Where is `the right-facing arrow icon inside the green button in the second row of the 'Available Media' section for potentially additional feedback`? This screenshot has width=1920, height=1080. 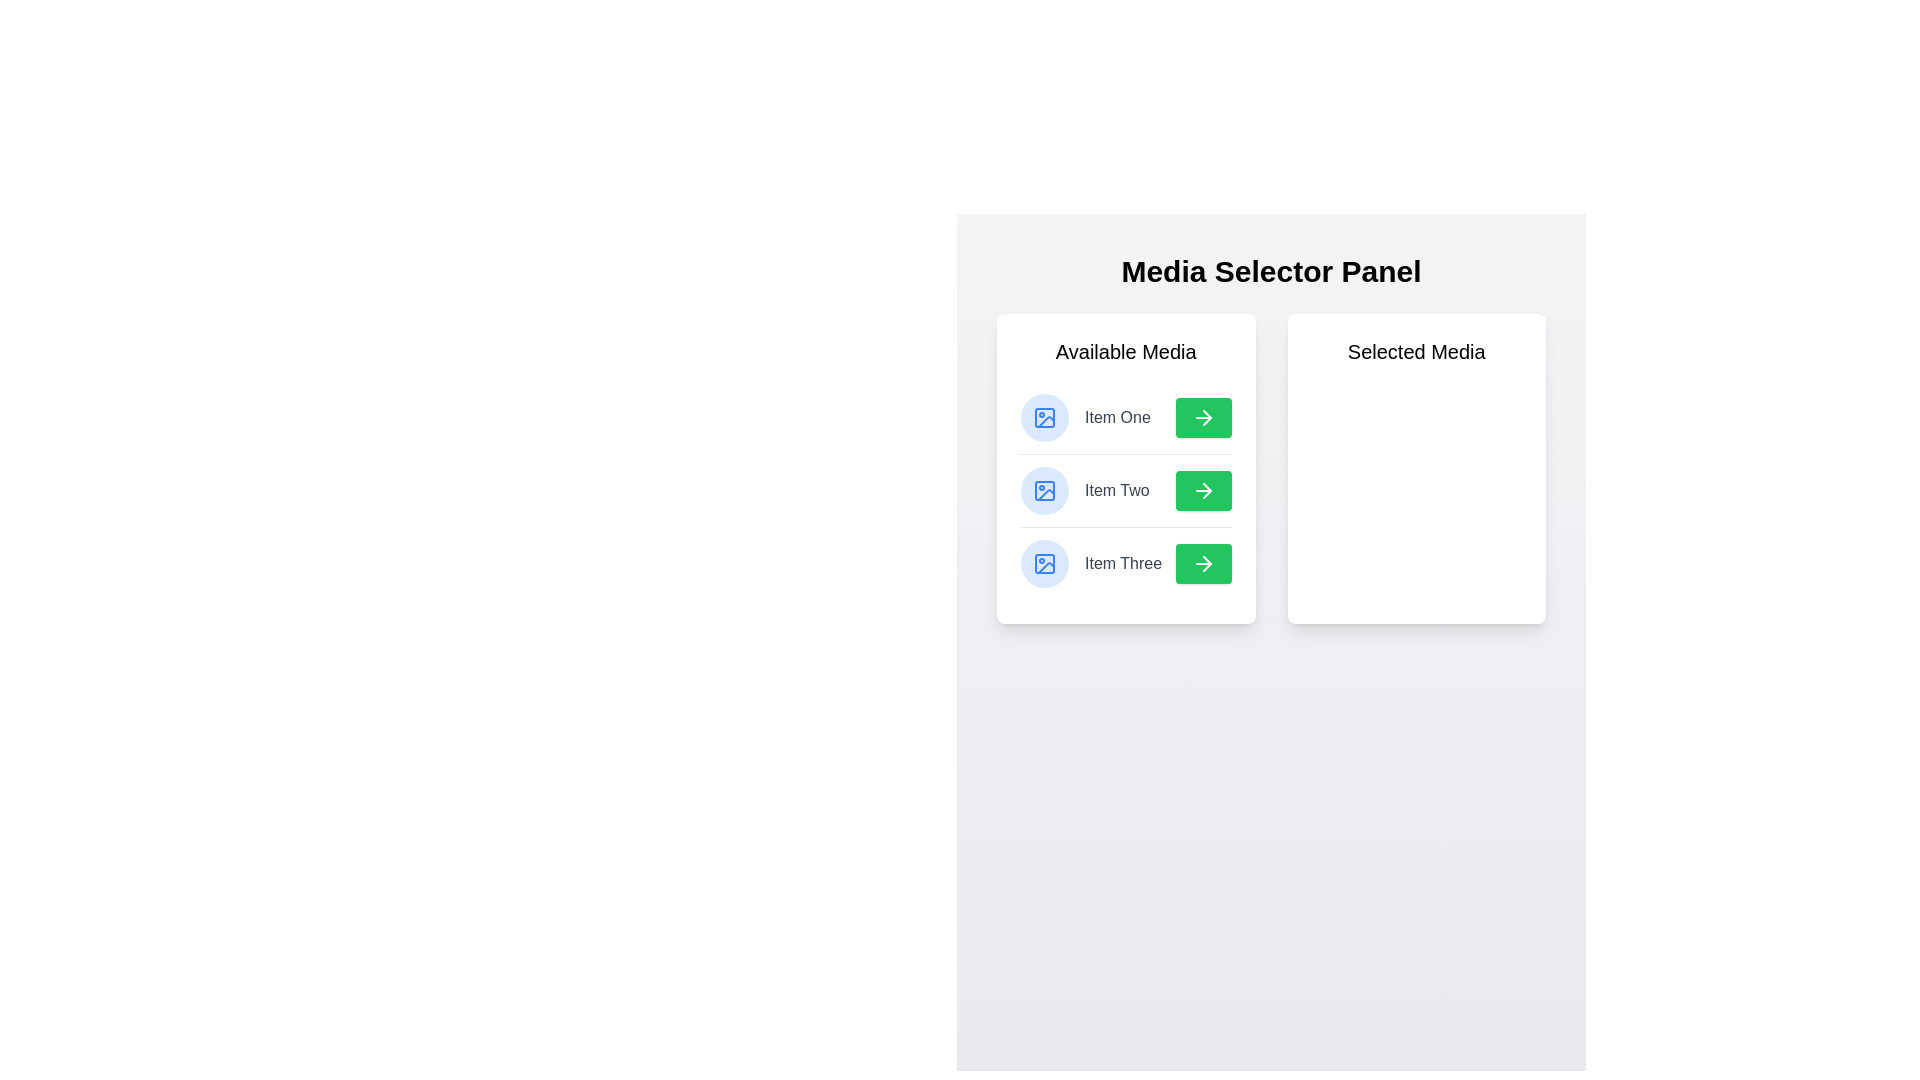
the right-facing arrow icon inside the green button in the second row of the 'Available Media' section for potentially additional feedback is located at coordinates (1205, 490).